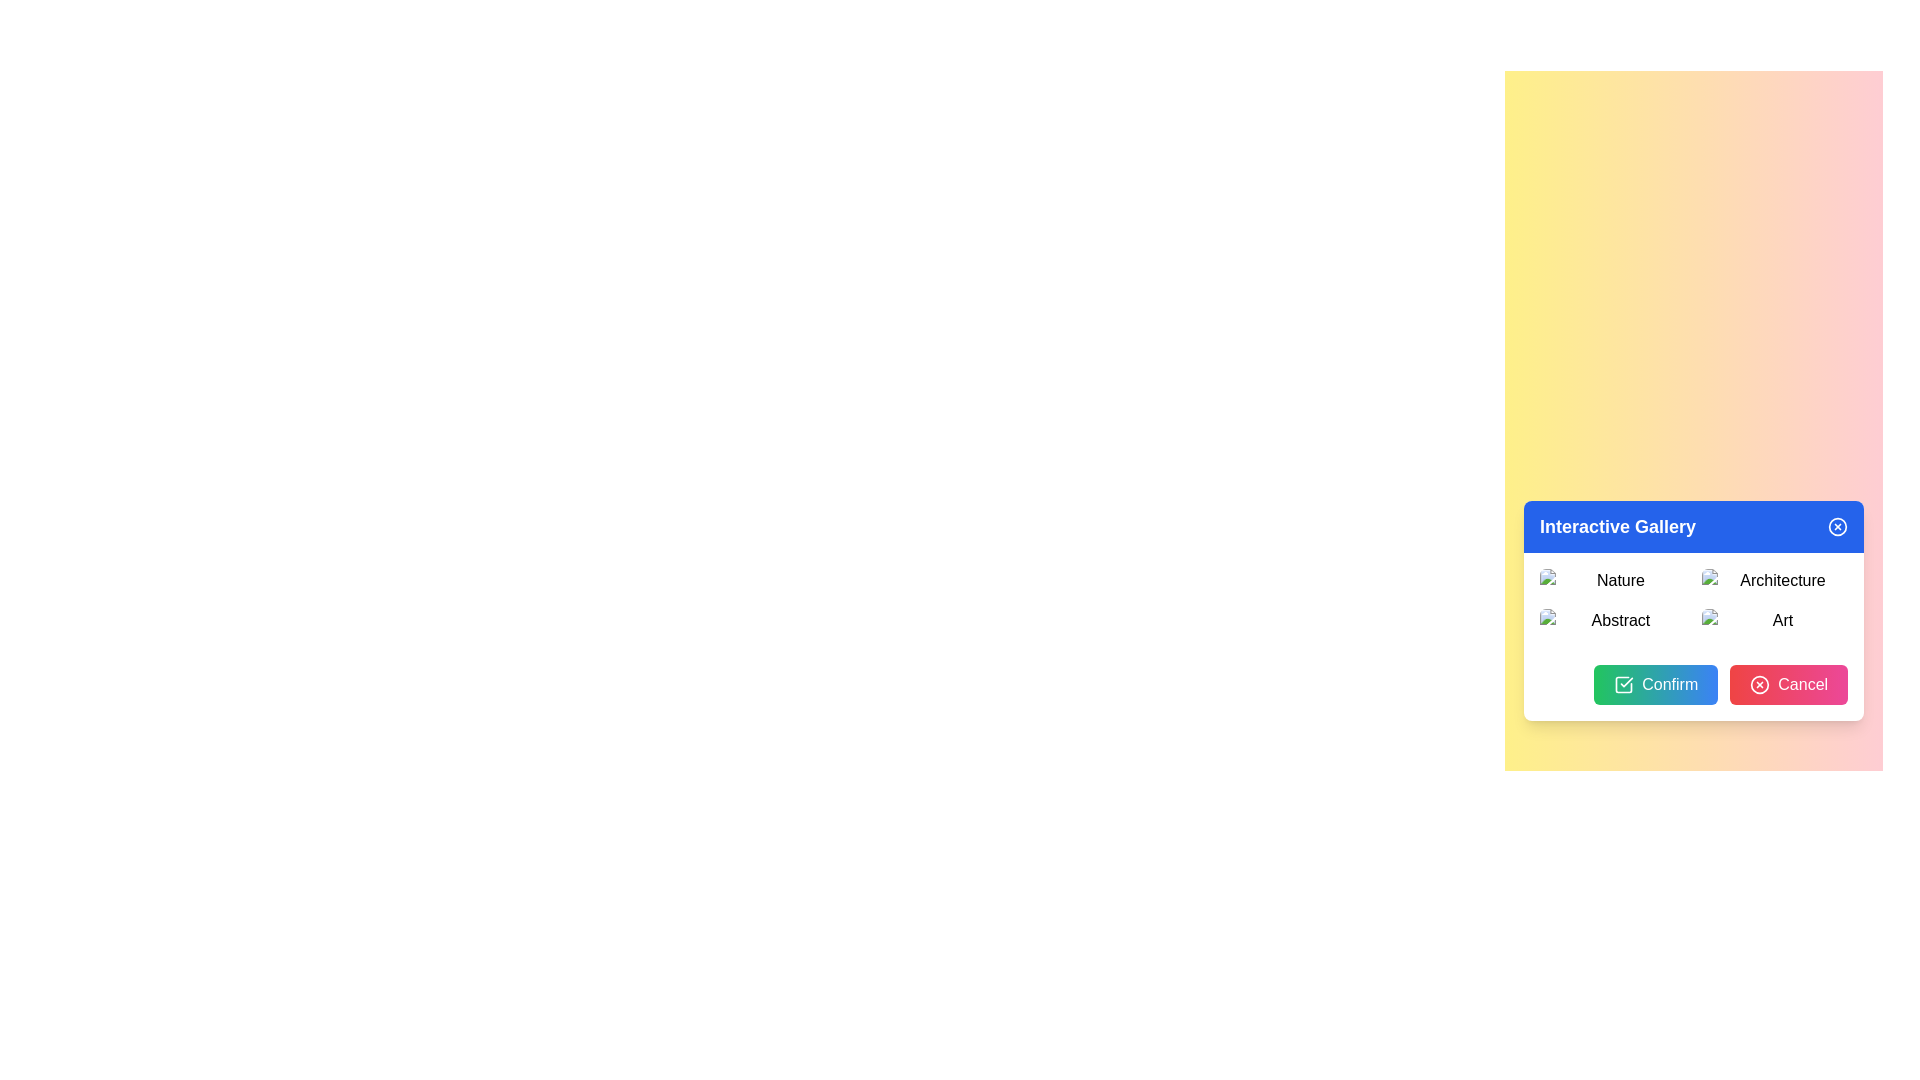 Image resolution: width=1920 pixels, height=1080 pixels. Describe the element at coordinates (1612, 620) in the screenshot. I see `the 'Abstract' text label, which is displayed in bold white font and is located in the 'Interactive Gallery' section, positioned beneath 'Nature' and to the left of 'Art'` at that location.